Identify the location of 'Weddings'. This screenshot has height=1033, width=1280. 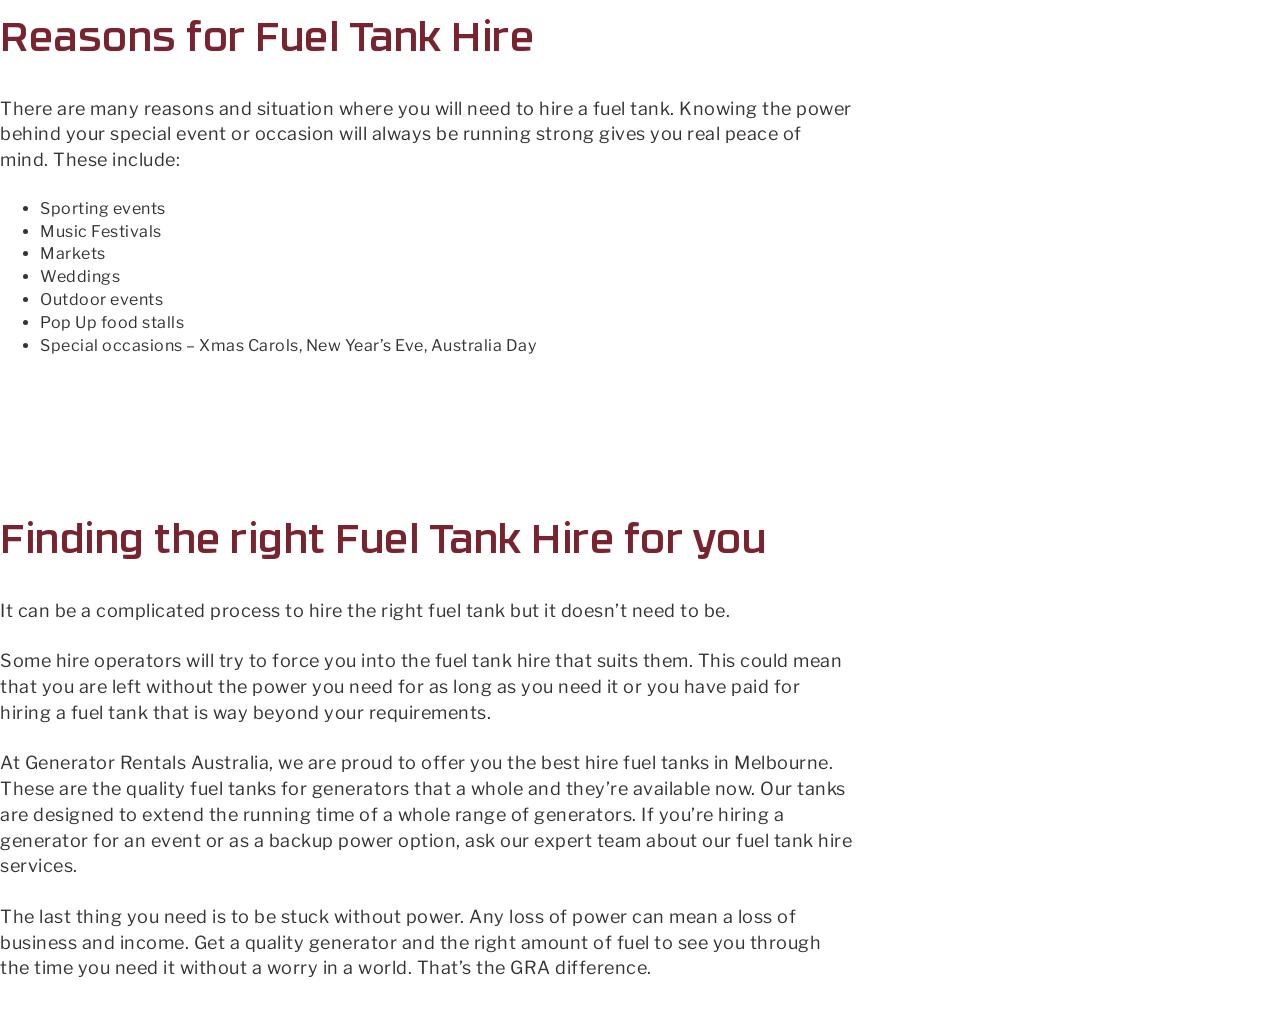
(39, 275).